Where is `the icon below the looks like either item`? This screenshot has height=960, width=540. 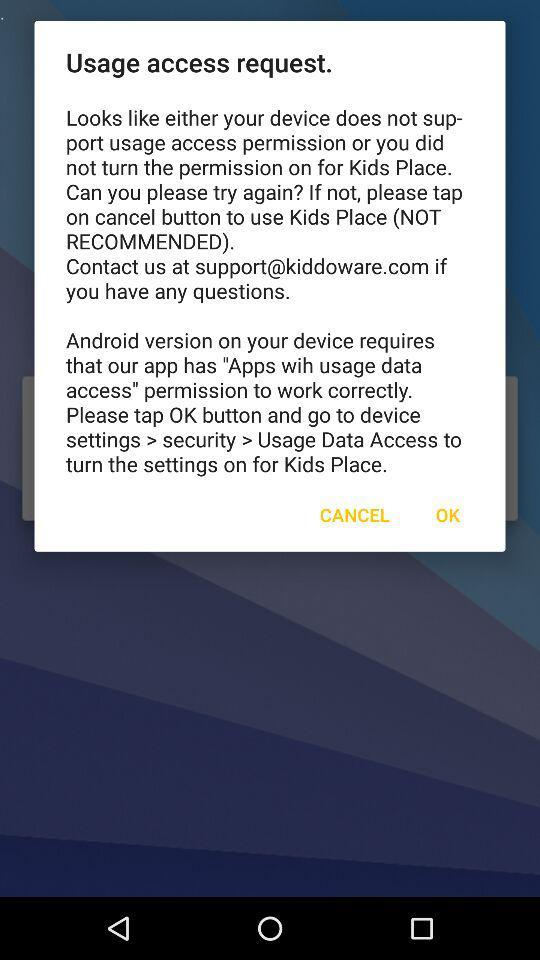 the icon below the looks like either item is located at coordinates (447, 513).